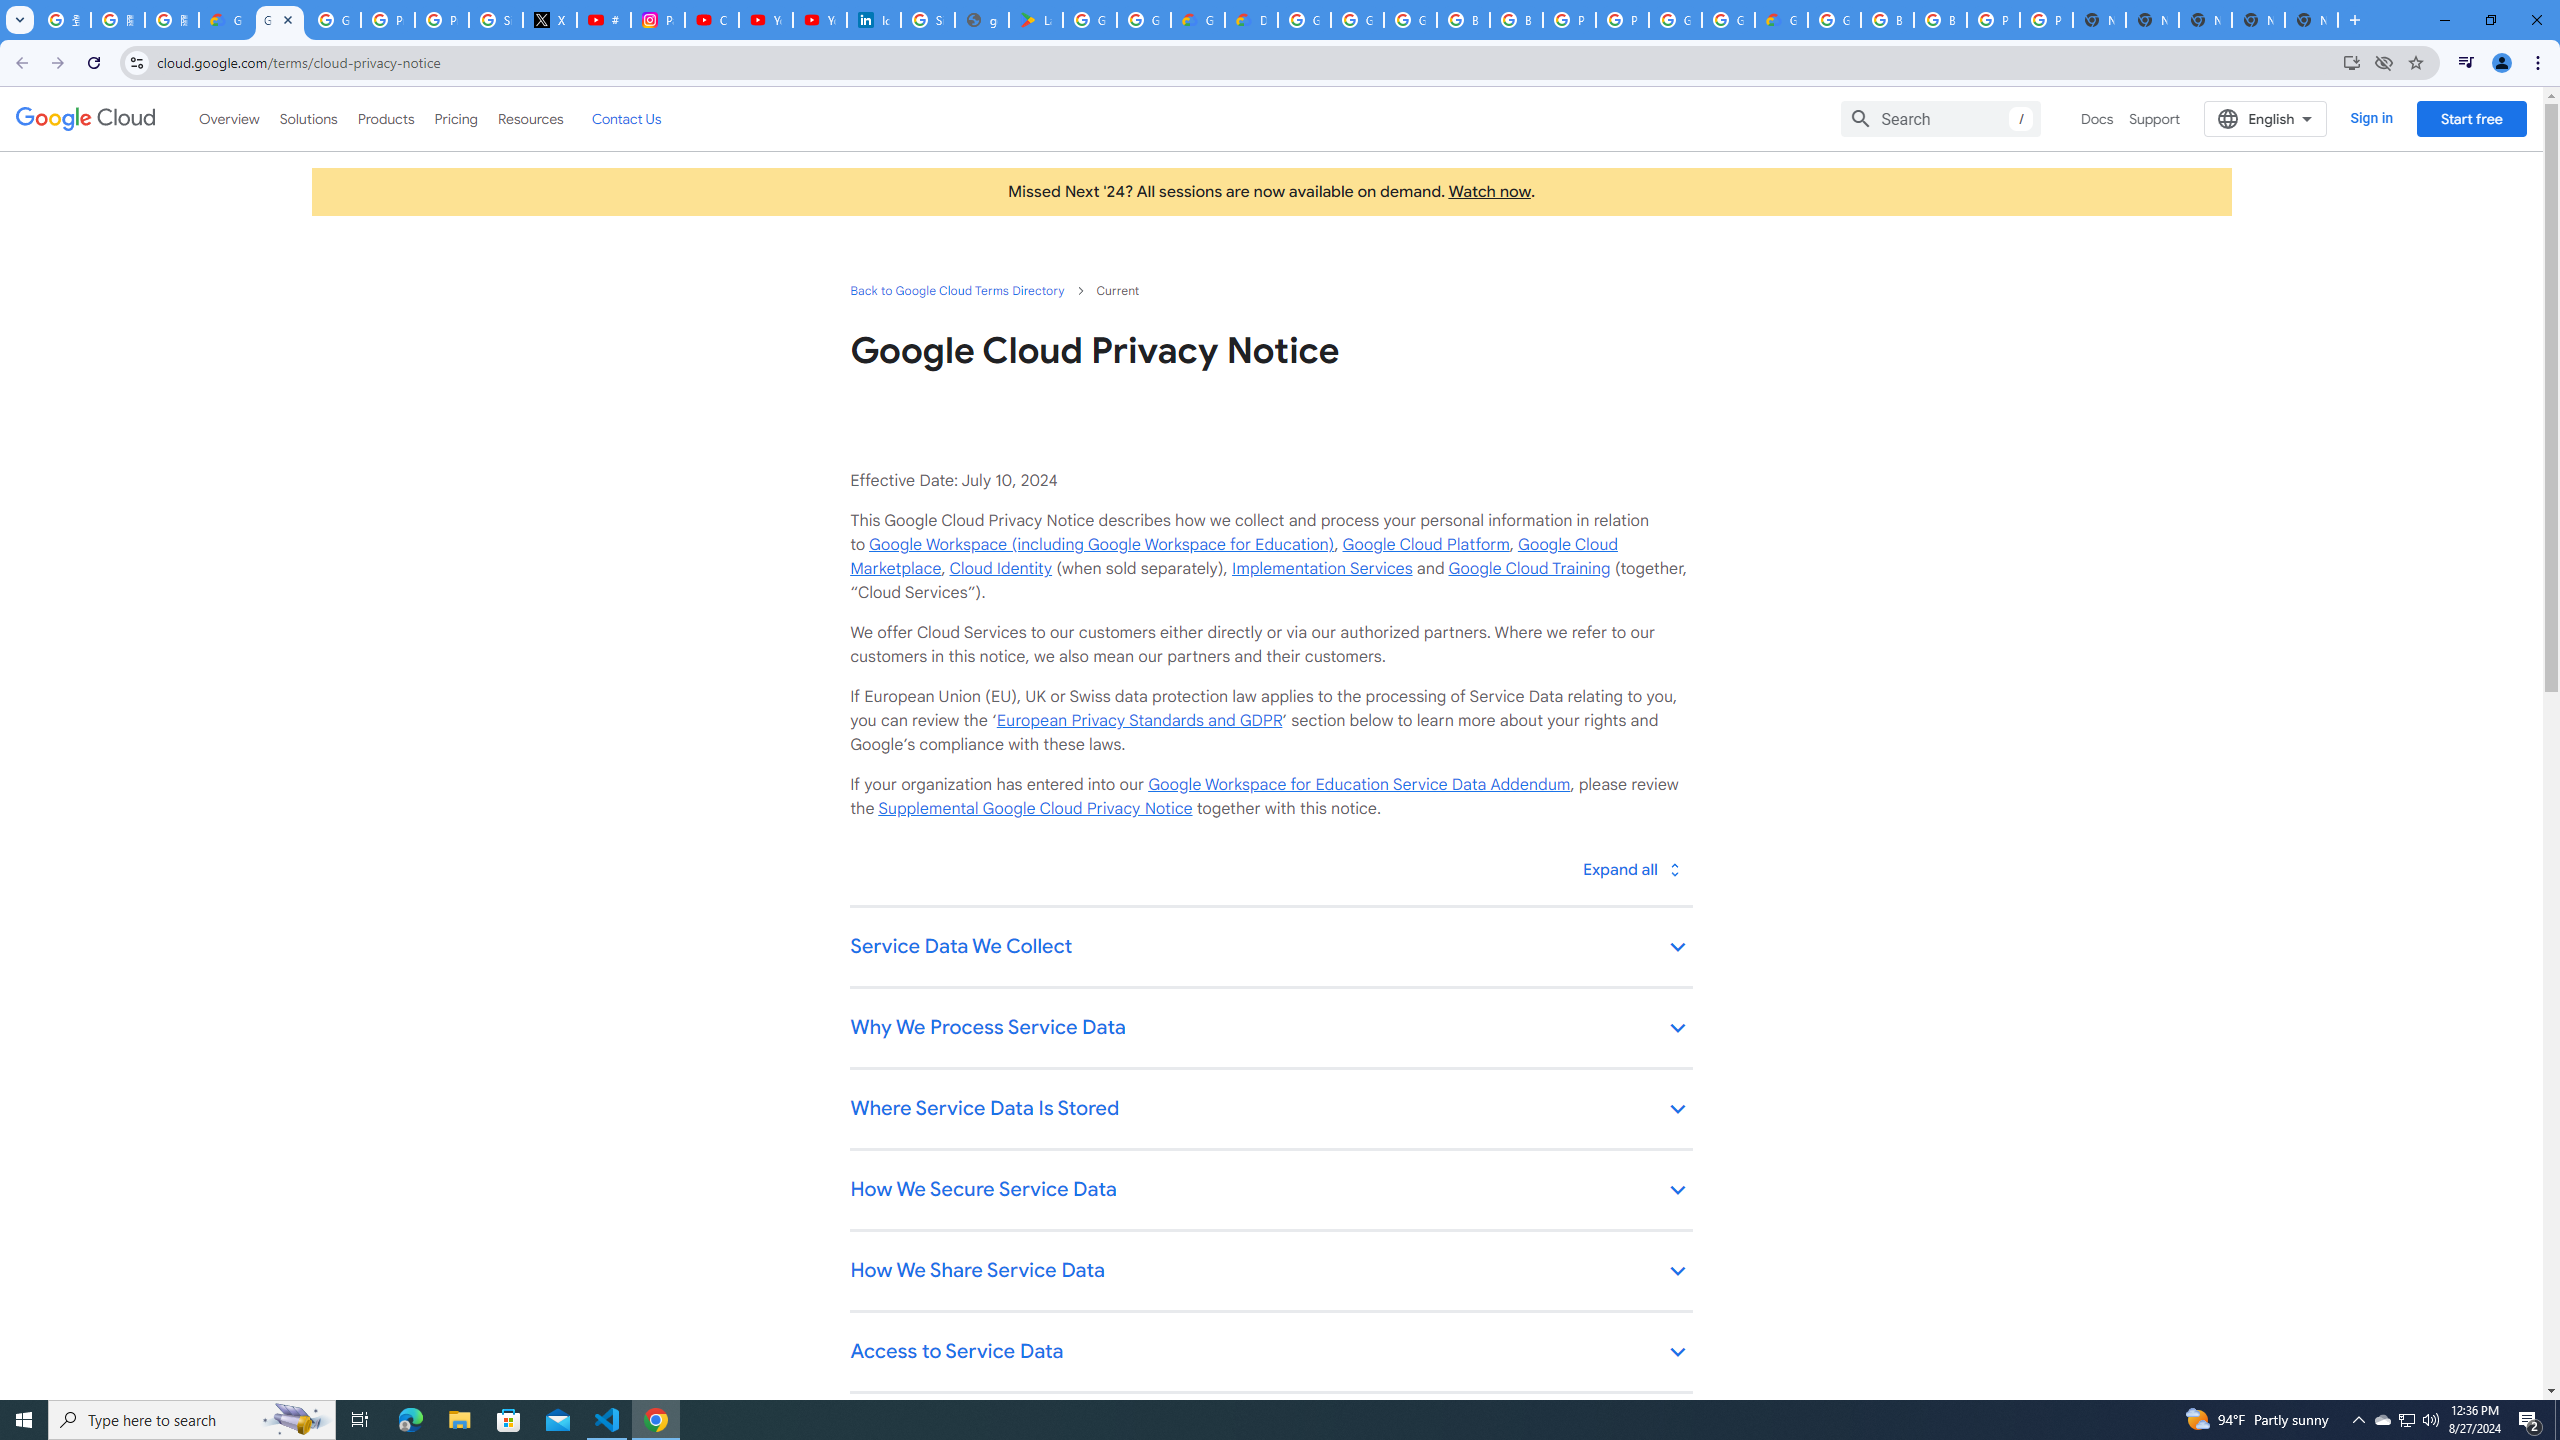 This screenshot has width=2560, height=1440. I want to click on 'European Privacy Standards and GDPR', so click(1138, 720).